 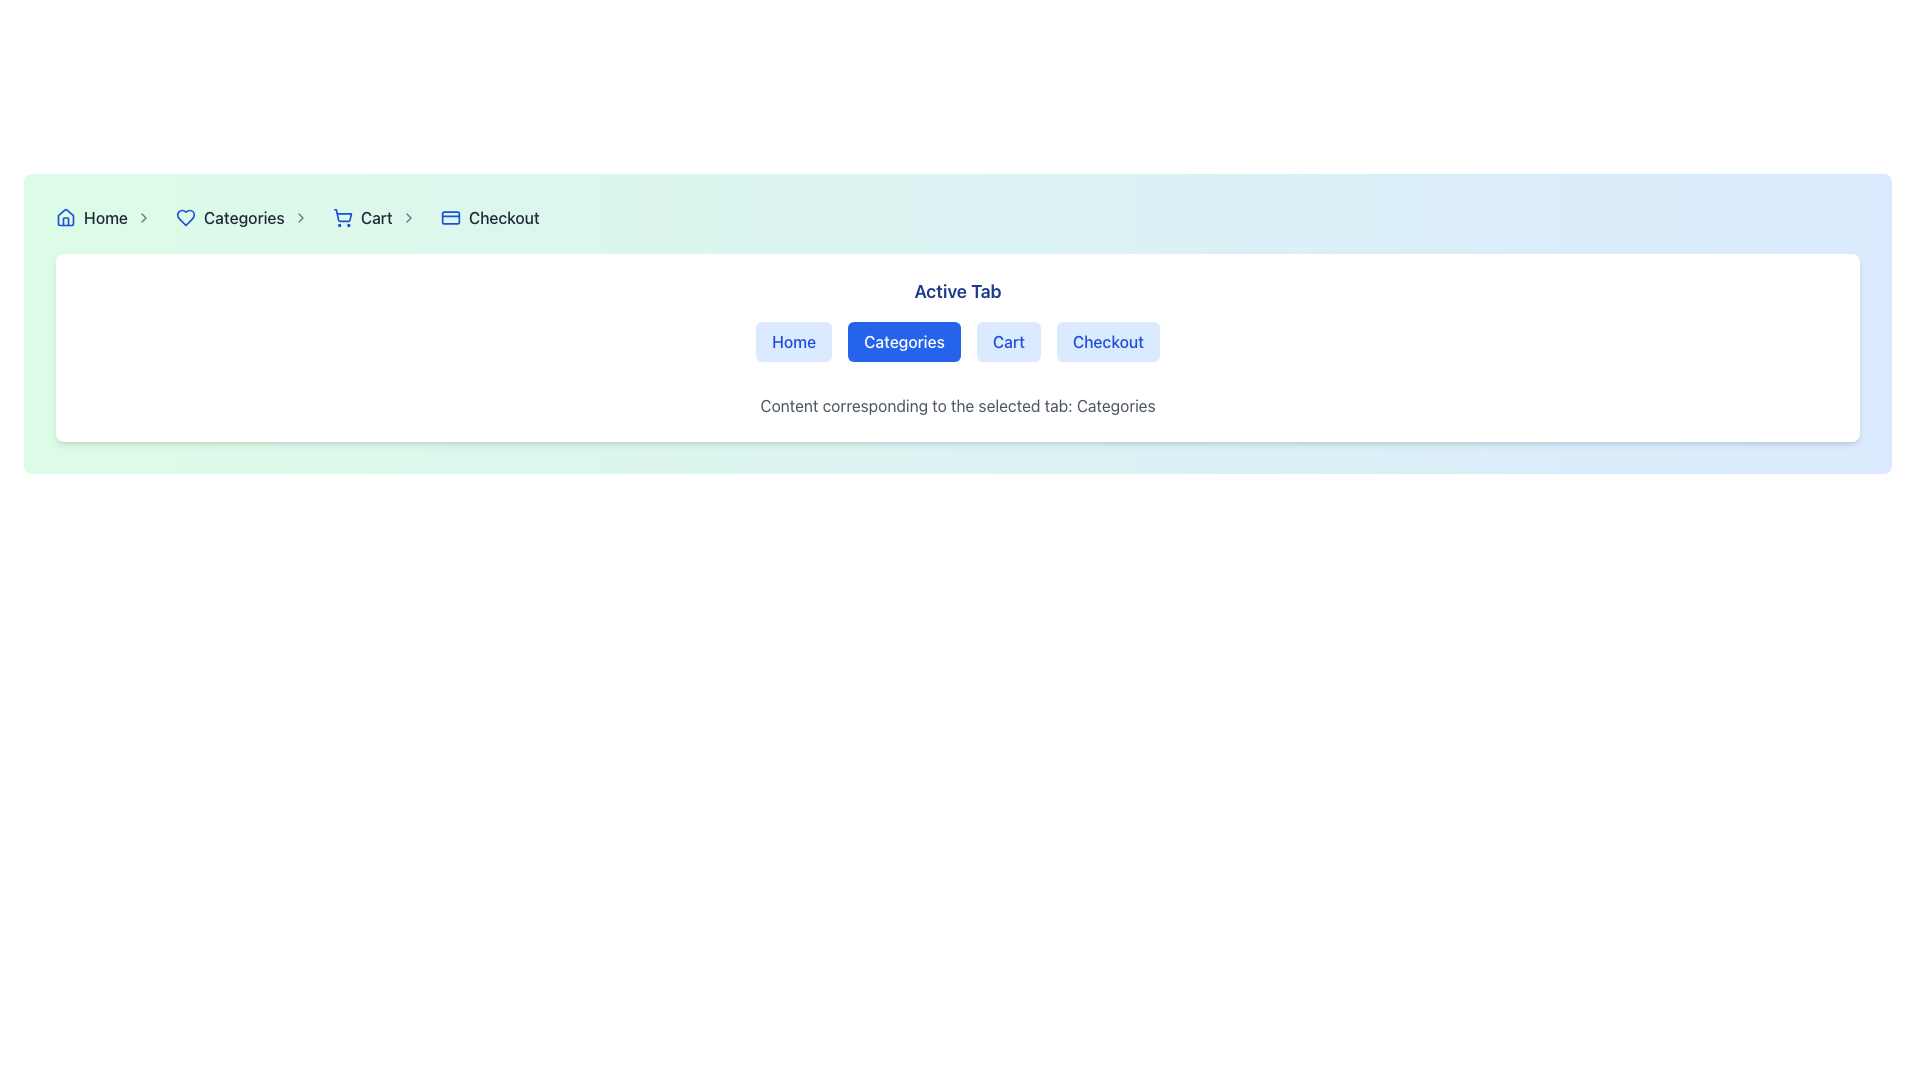 I want to click on the decorative or symbolic icon indicating 'Categories' located next to the text in the breadcrumb navigation bar, so click(x=186, y=218).